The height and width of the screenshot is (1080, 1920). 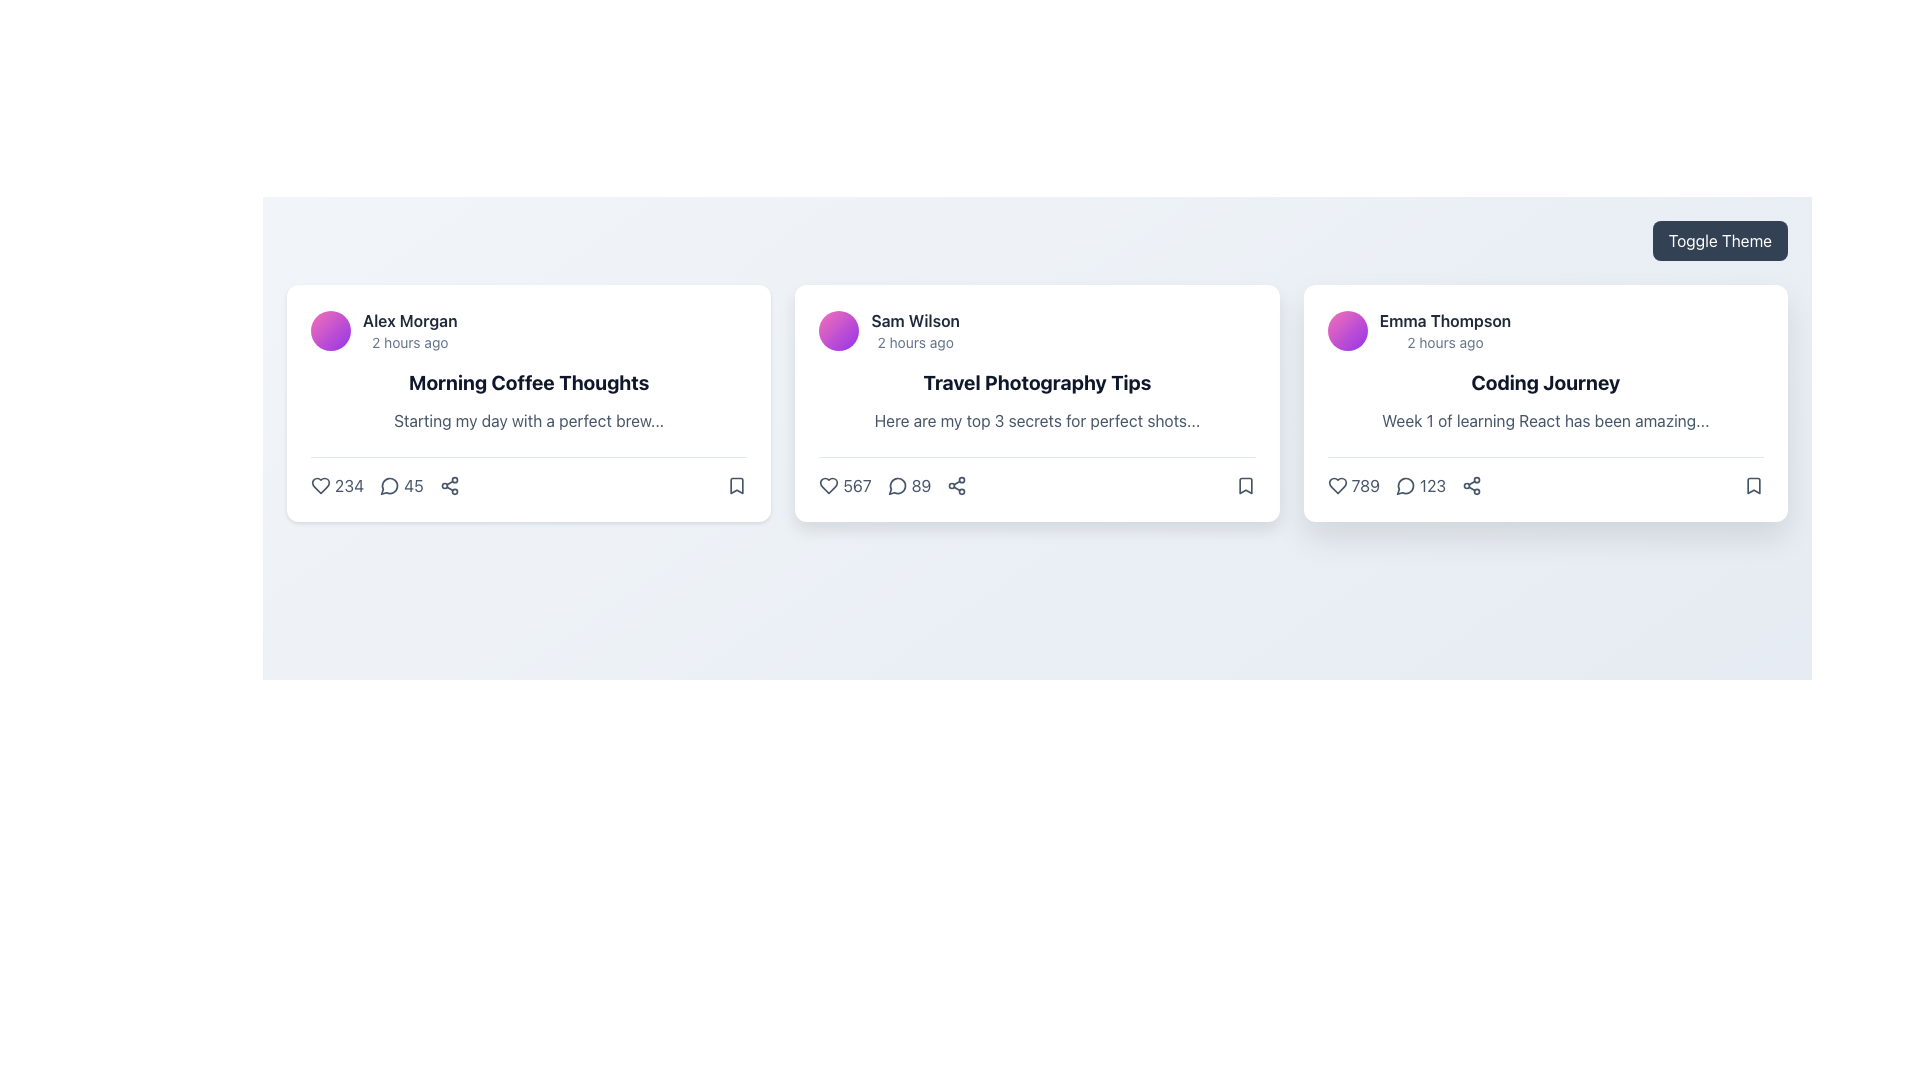 I want to click on the text label indicating the time elapsed since the event under the card for 'Sam Wilson' in the second column, so click(x=914, y=342).